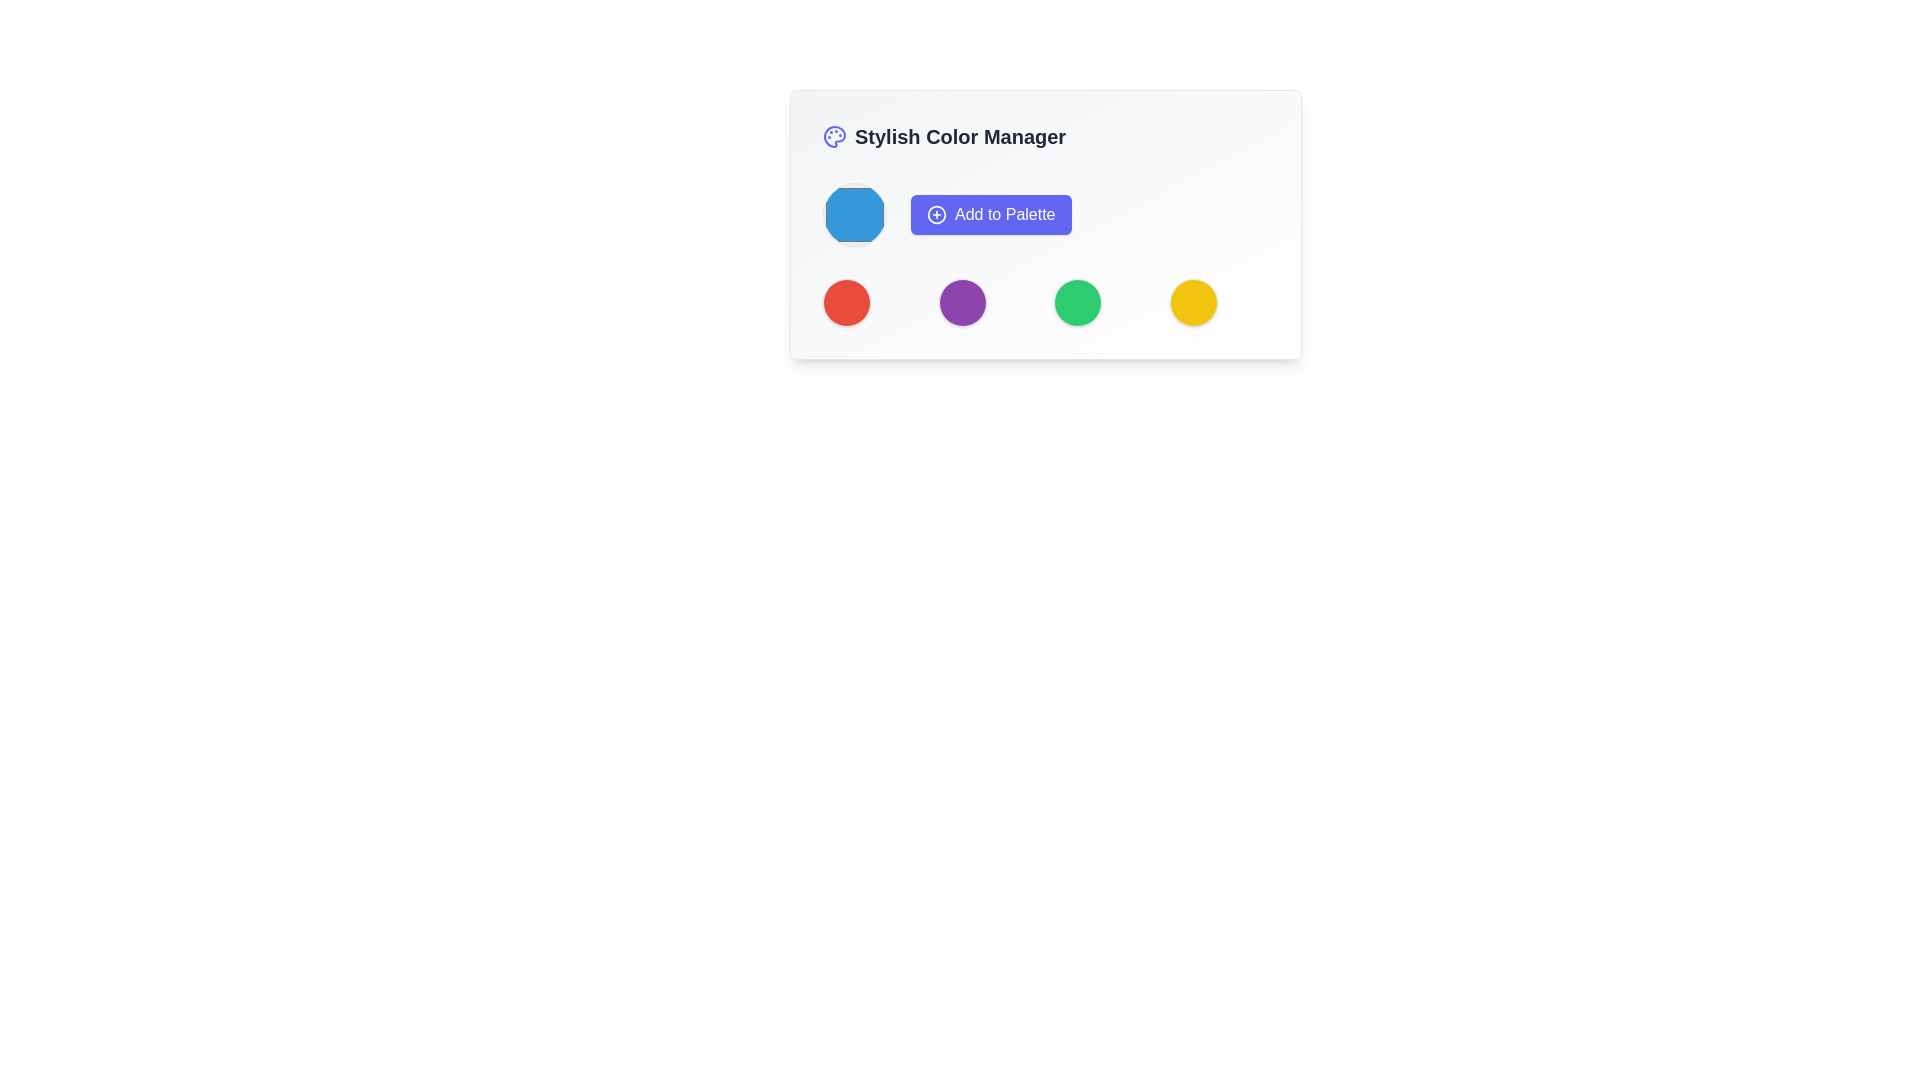  Describe the element at coordinates (1045, 224) in the screenshot. I see `the button located in the Stylish Color Manager card` at that location.